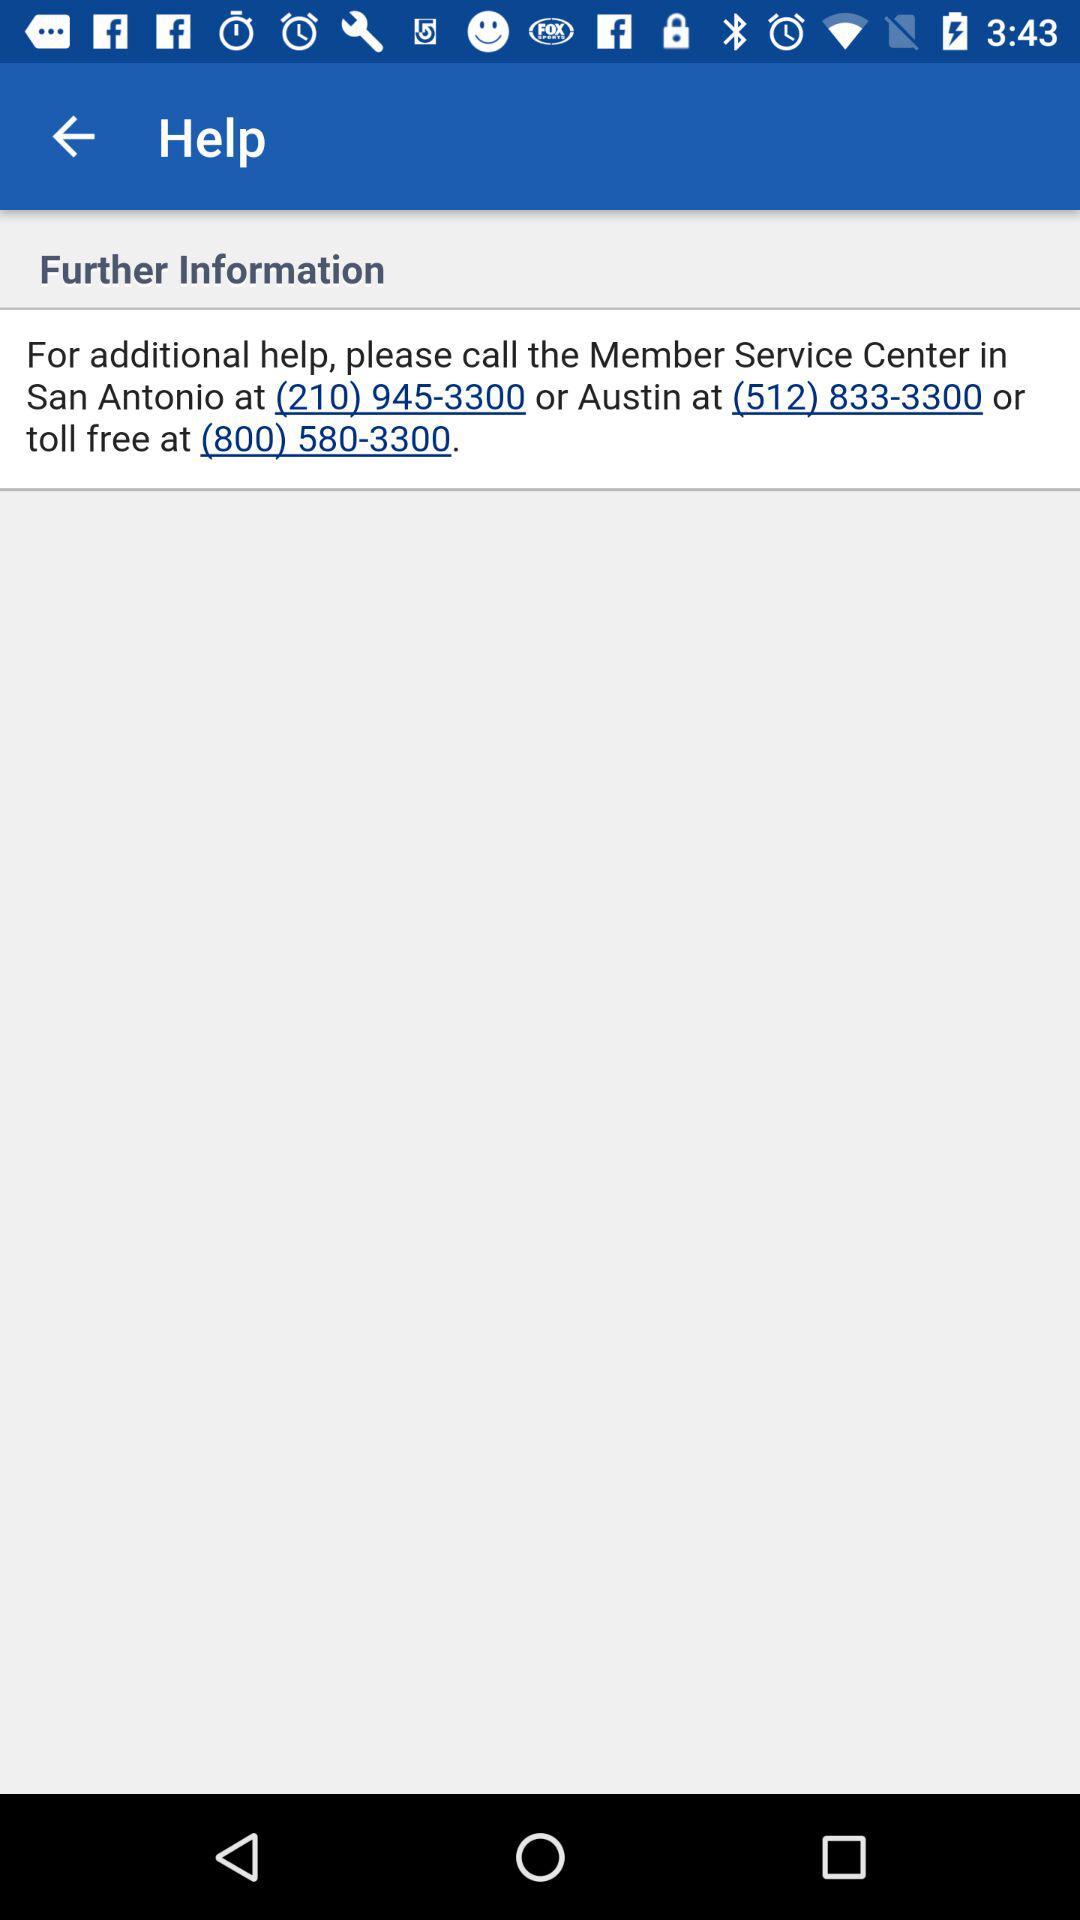 The image size is (1080, 1920). I want to click on dail specific phone numbers to call service center, so click(540, 1002).